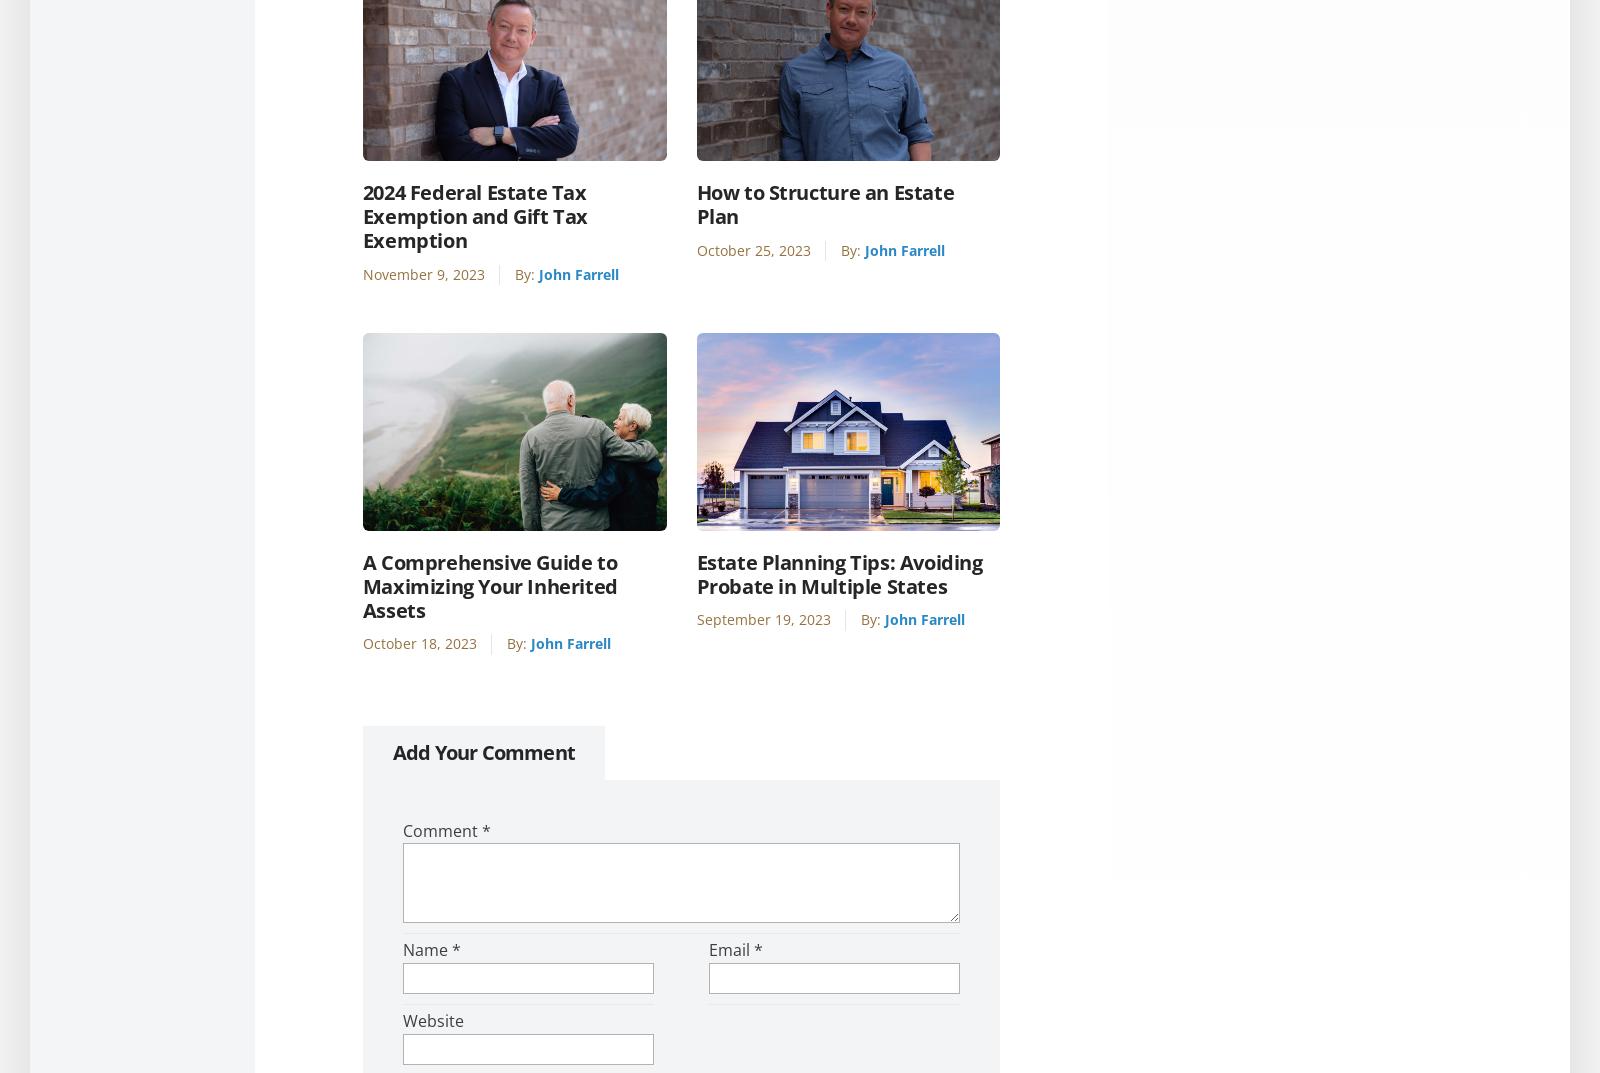 This screenshot has width=1600, height=1073. I want to click on 'A Comprehensive Guide to Maximizing Your Inherited Assets', so click(488, 585).